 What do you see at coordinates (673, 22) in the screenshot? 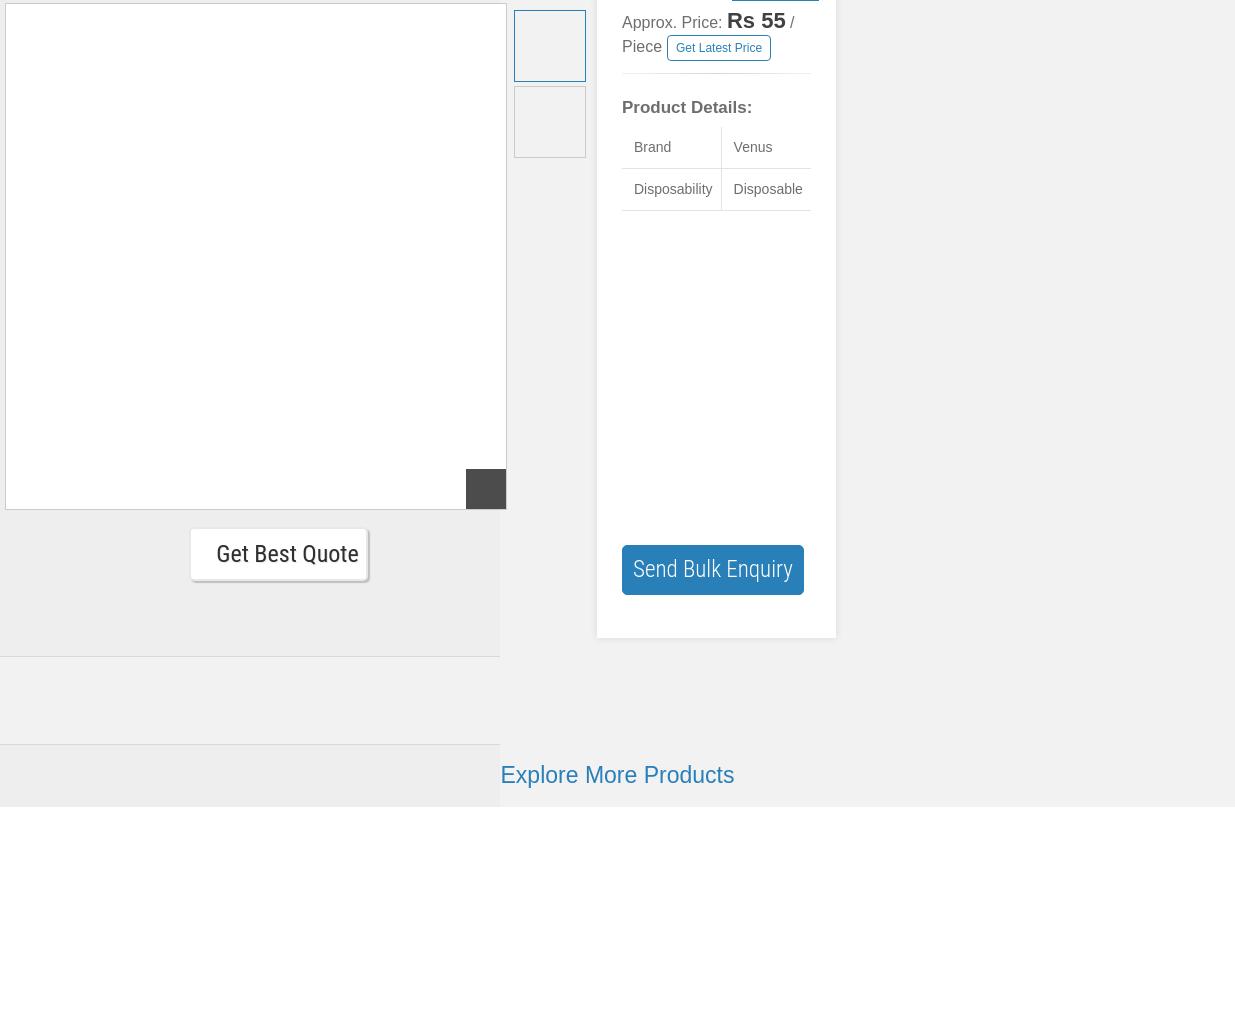
I see `'Approx. Price:'` at bounding box center [673, 22].